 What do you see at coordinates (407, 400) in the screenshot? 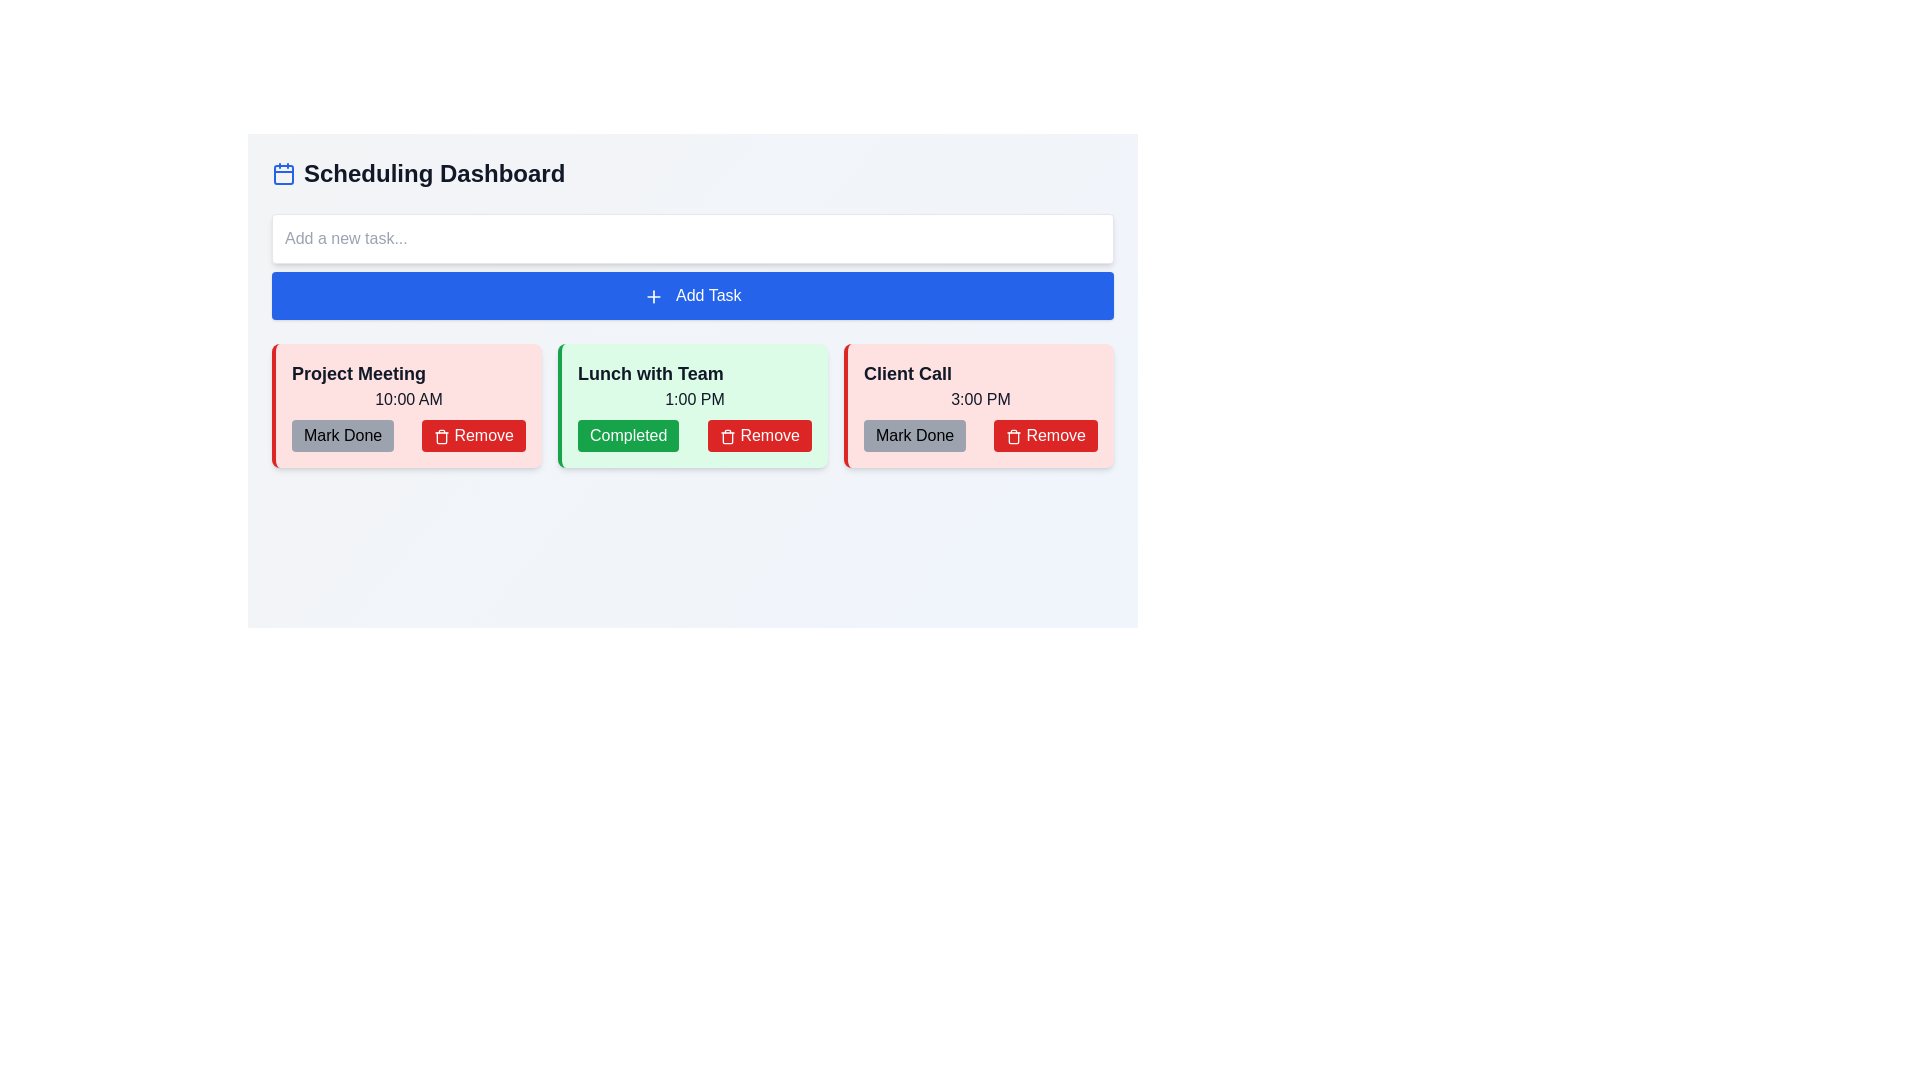
I see `displayed scheduled time for the task 'Project Meeting' from the text label located below the card title in the 'Scheduling Dashboard'` at bounding box center [407, 400].